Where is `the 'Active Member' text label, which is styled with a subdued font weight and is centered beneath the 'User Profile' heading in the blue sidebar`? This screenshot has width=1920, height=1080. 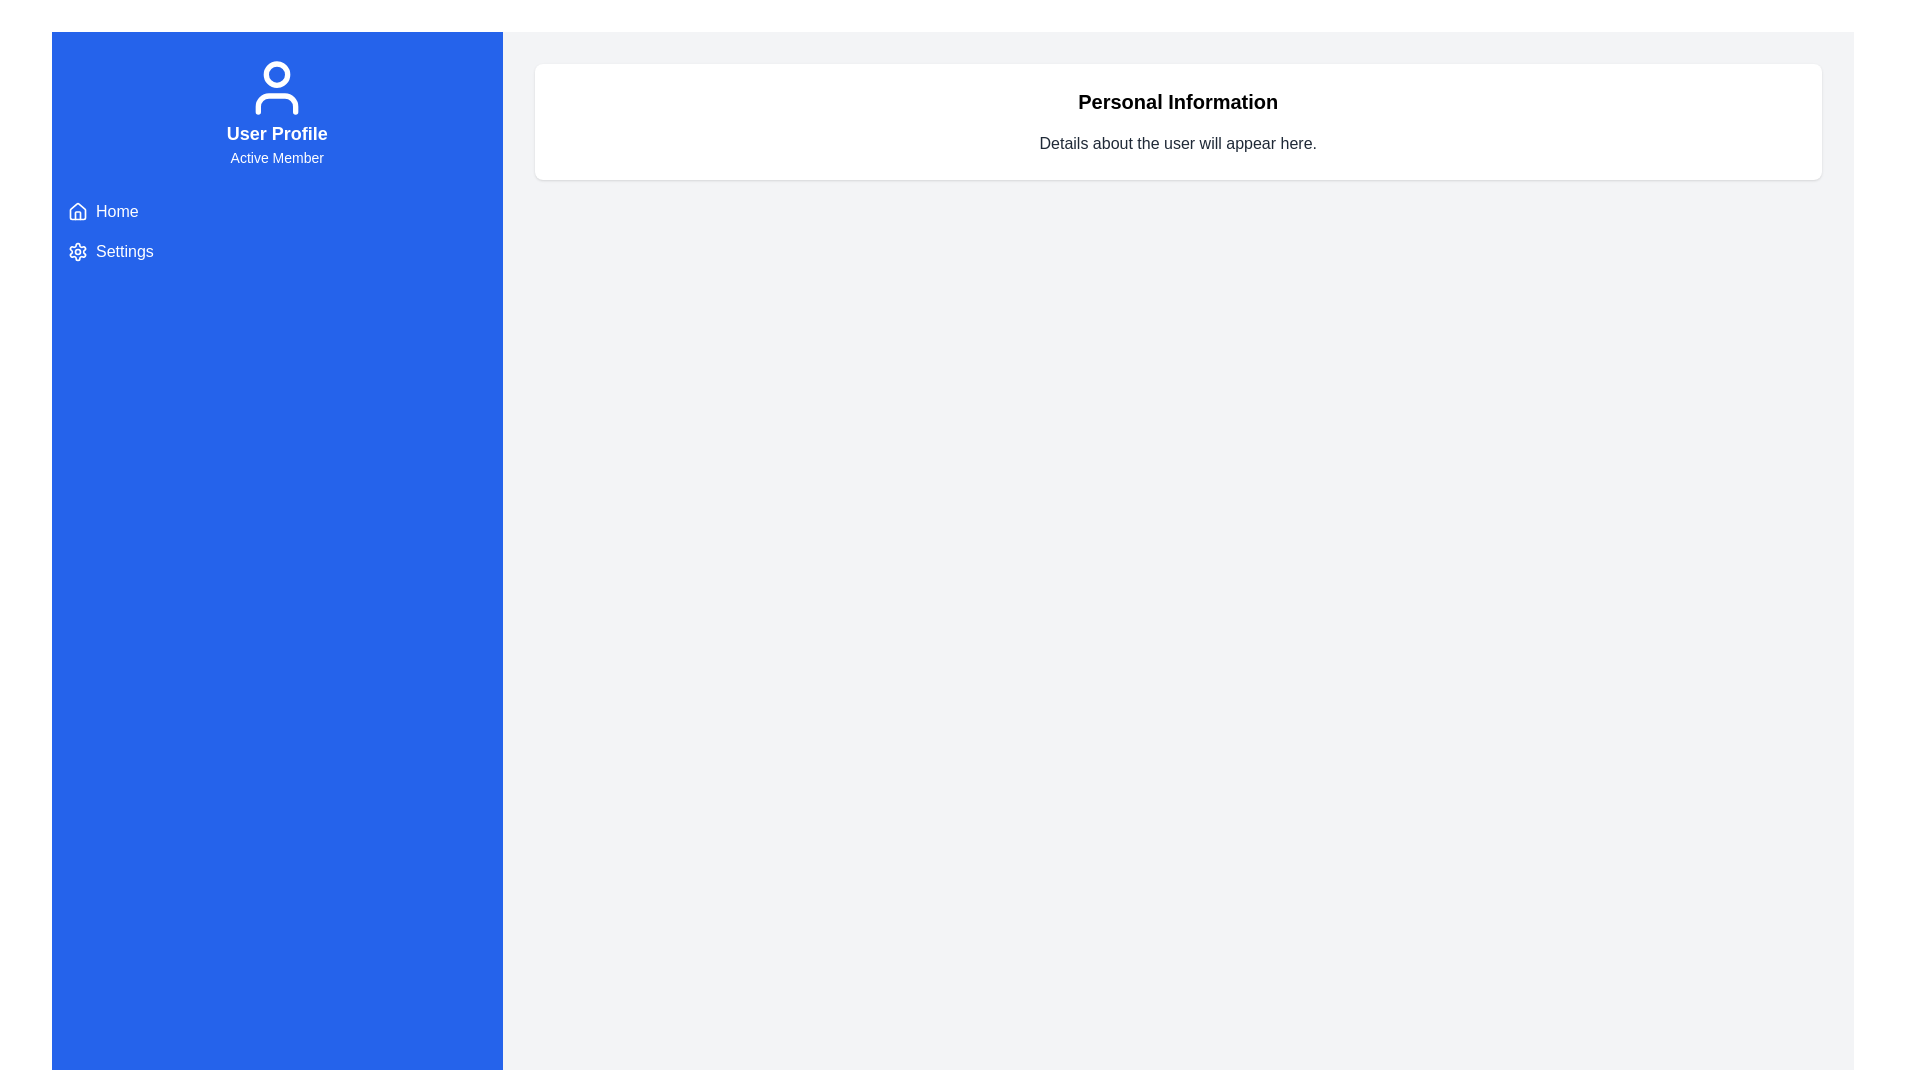
the 'Active Member' text label, which is styled with a subdued font weight and is centered beneath the 'User Profile' heading in the blue sidebar is located at coordinates (276, 157).